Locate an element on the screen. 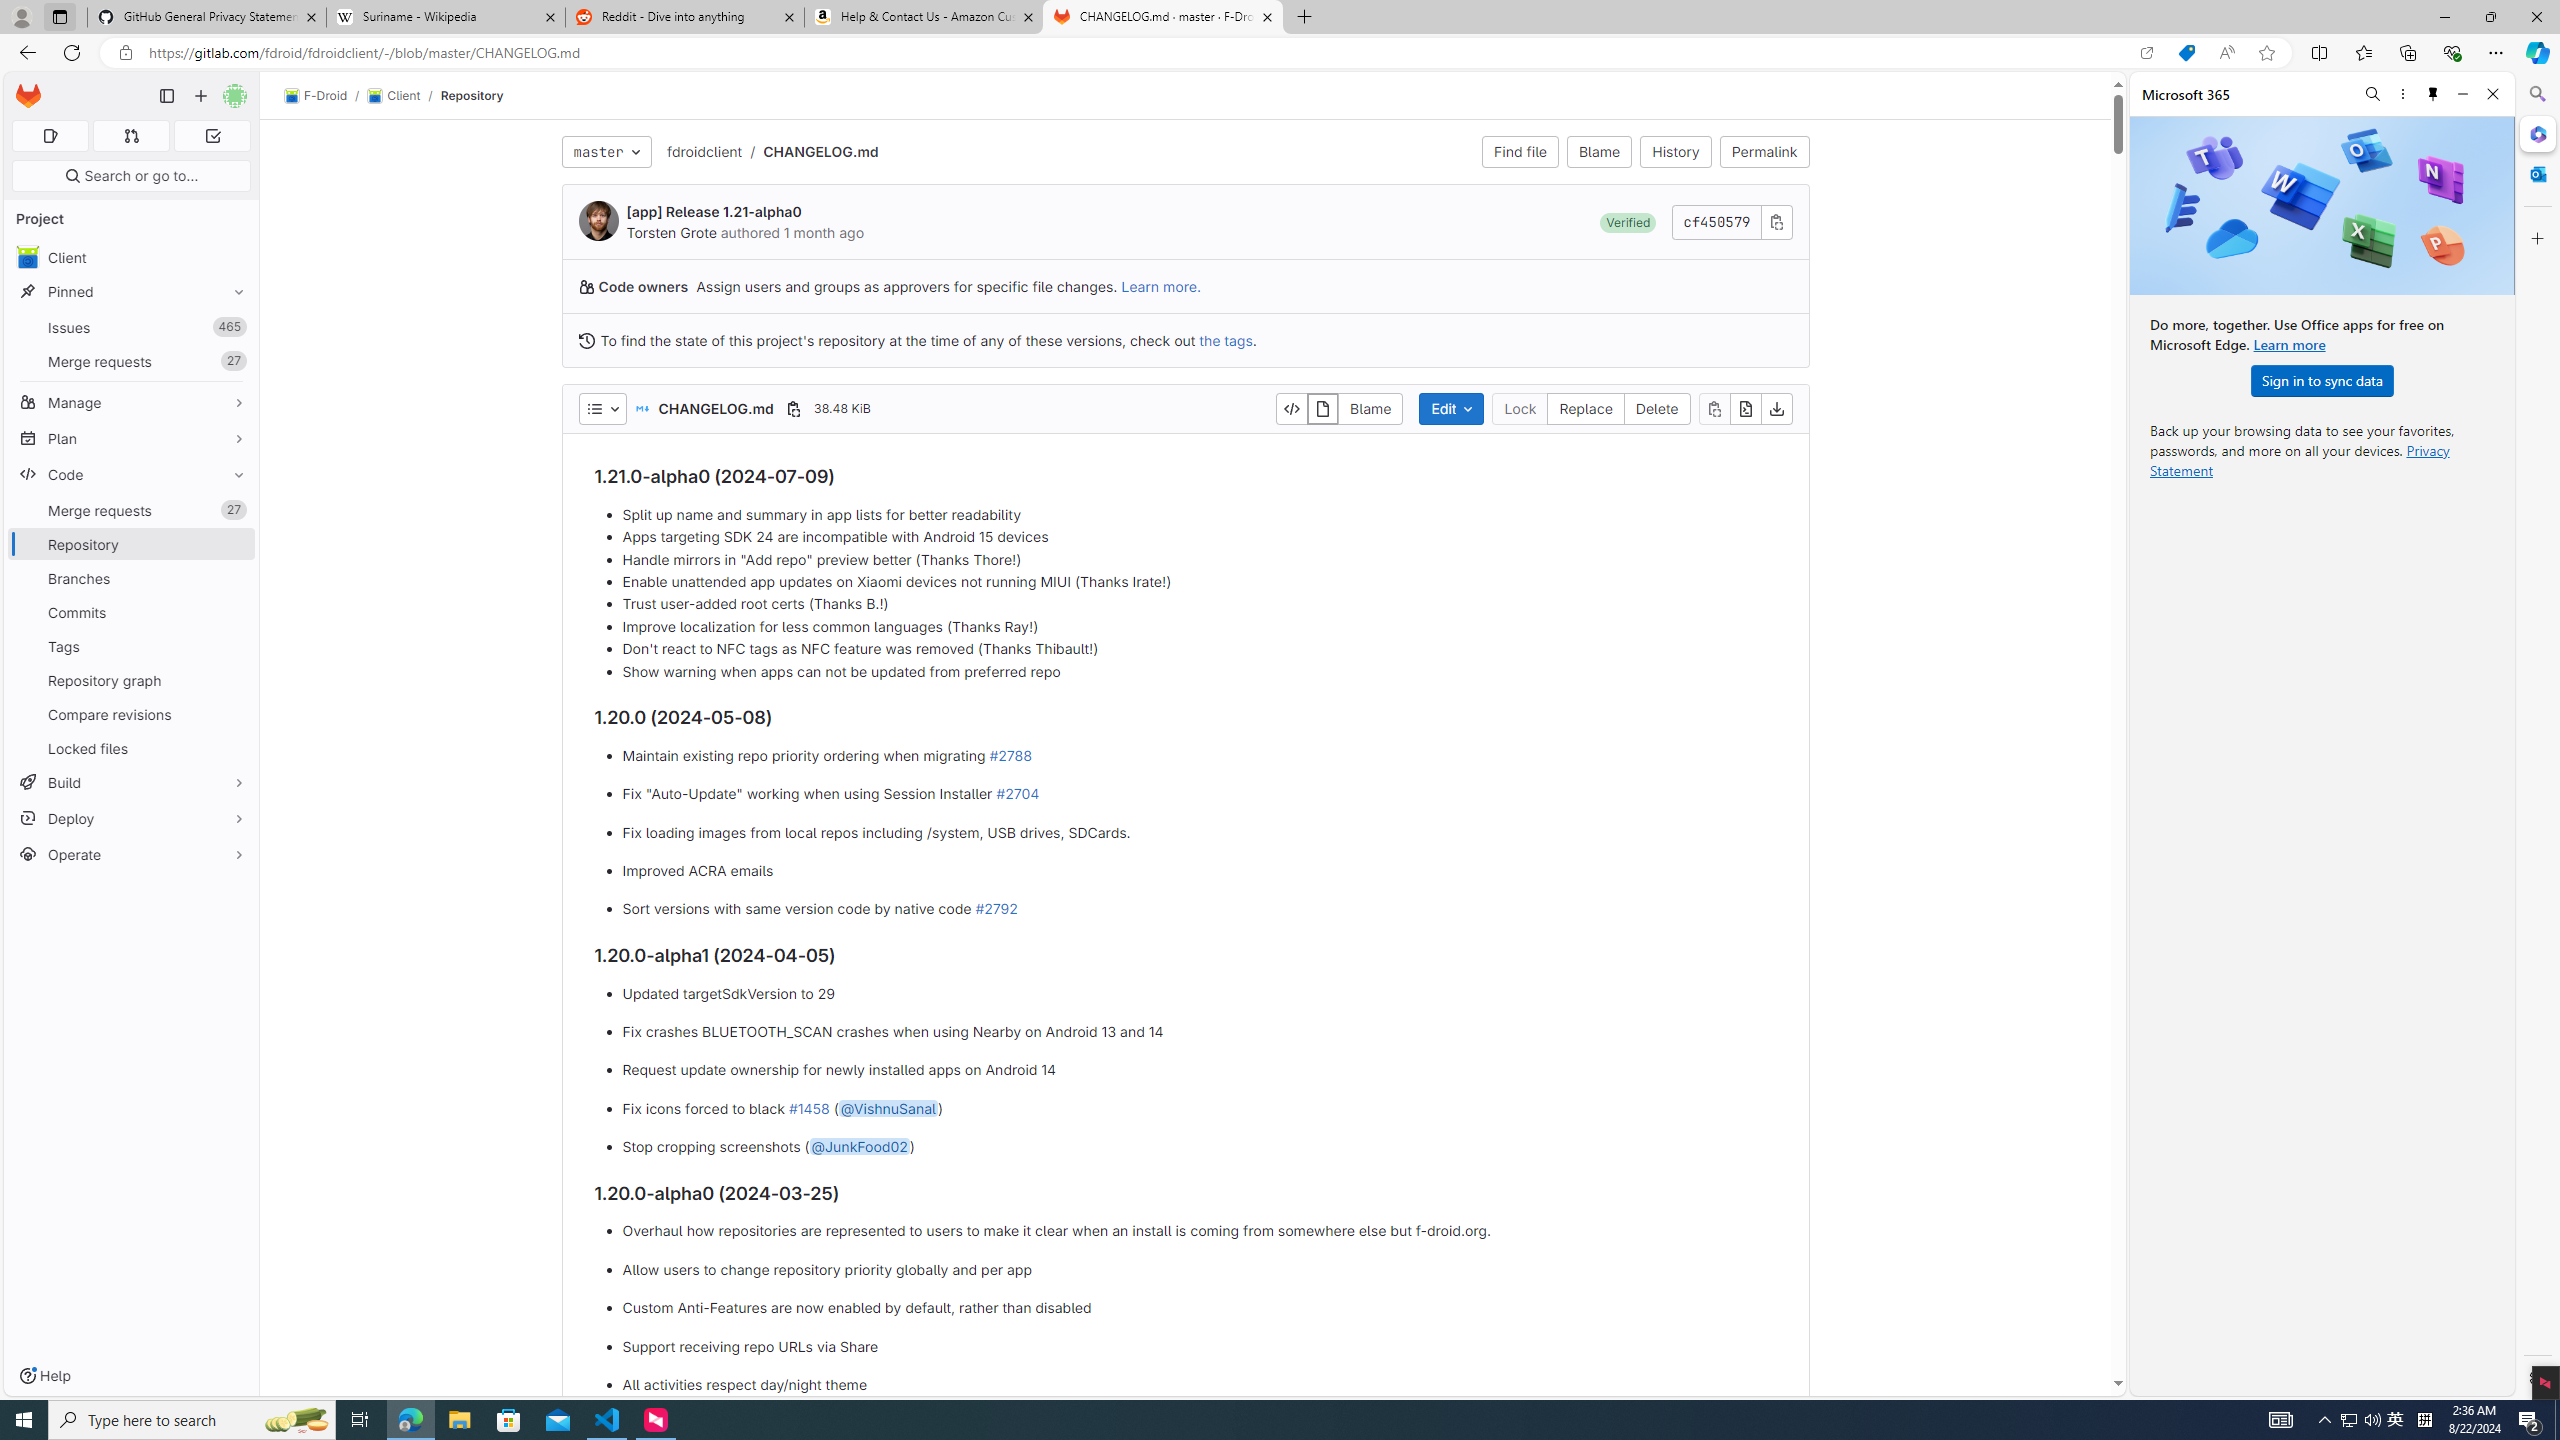  'More options' is located at coordinates (2401, 93).